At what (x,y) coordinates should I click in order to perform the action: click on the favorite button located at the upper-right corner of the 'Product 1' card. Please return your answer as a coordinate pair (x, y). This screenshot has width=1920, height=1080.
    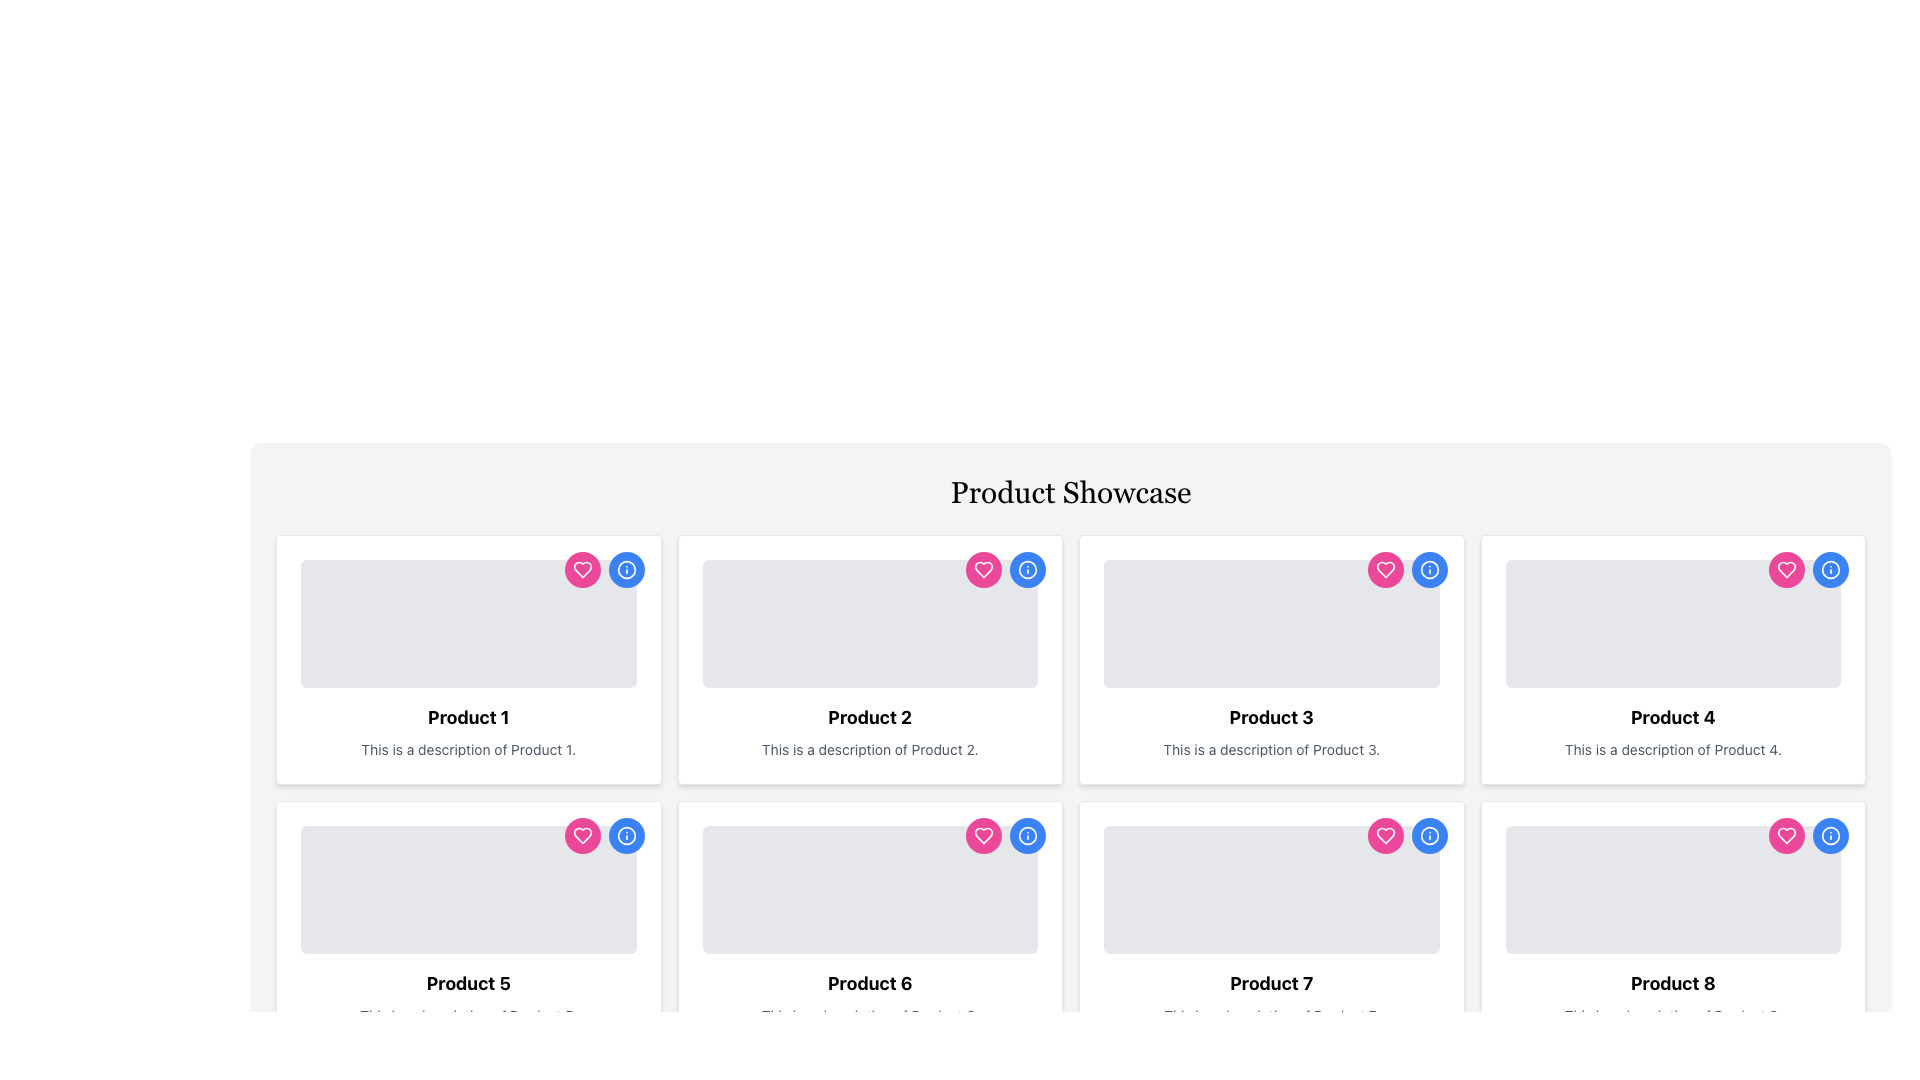
    Looking at the image, I should click on (581, 570).